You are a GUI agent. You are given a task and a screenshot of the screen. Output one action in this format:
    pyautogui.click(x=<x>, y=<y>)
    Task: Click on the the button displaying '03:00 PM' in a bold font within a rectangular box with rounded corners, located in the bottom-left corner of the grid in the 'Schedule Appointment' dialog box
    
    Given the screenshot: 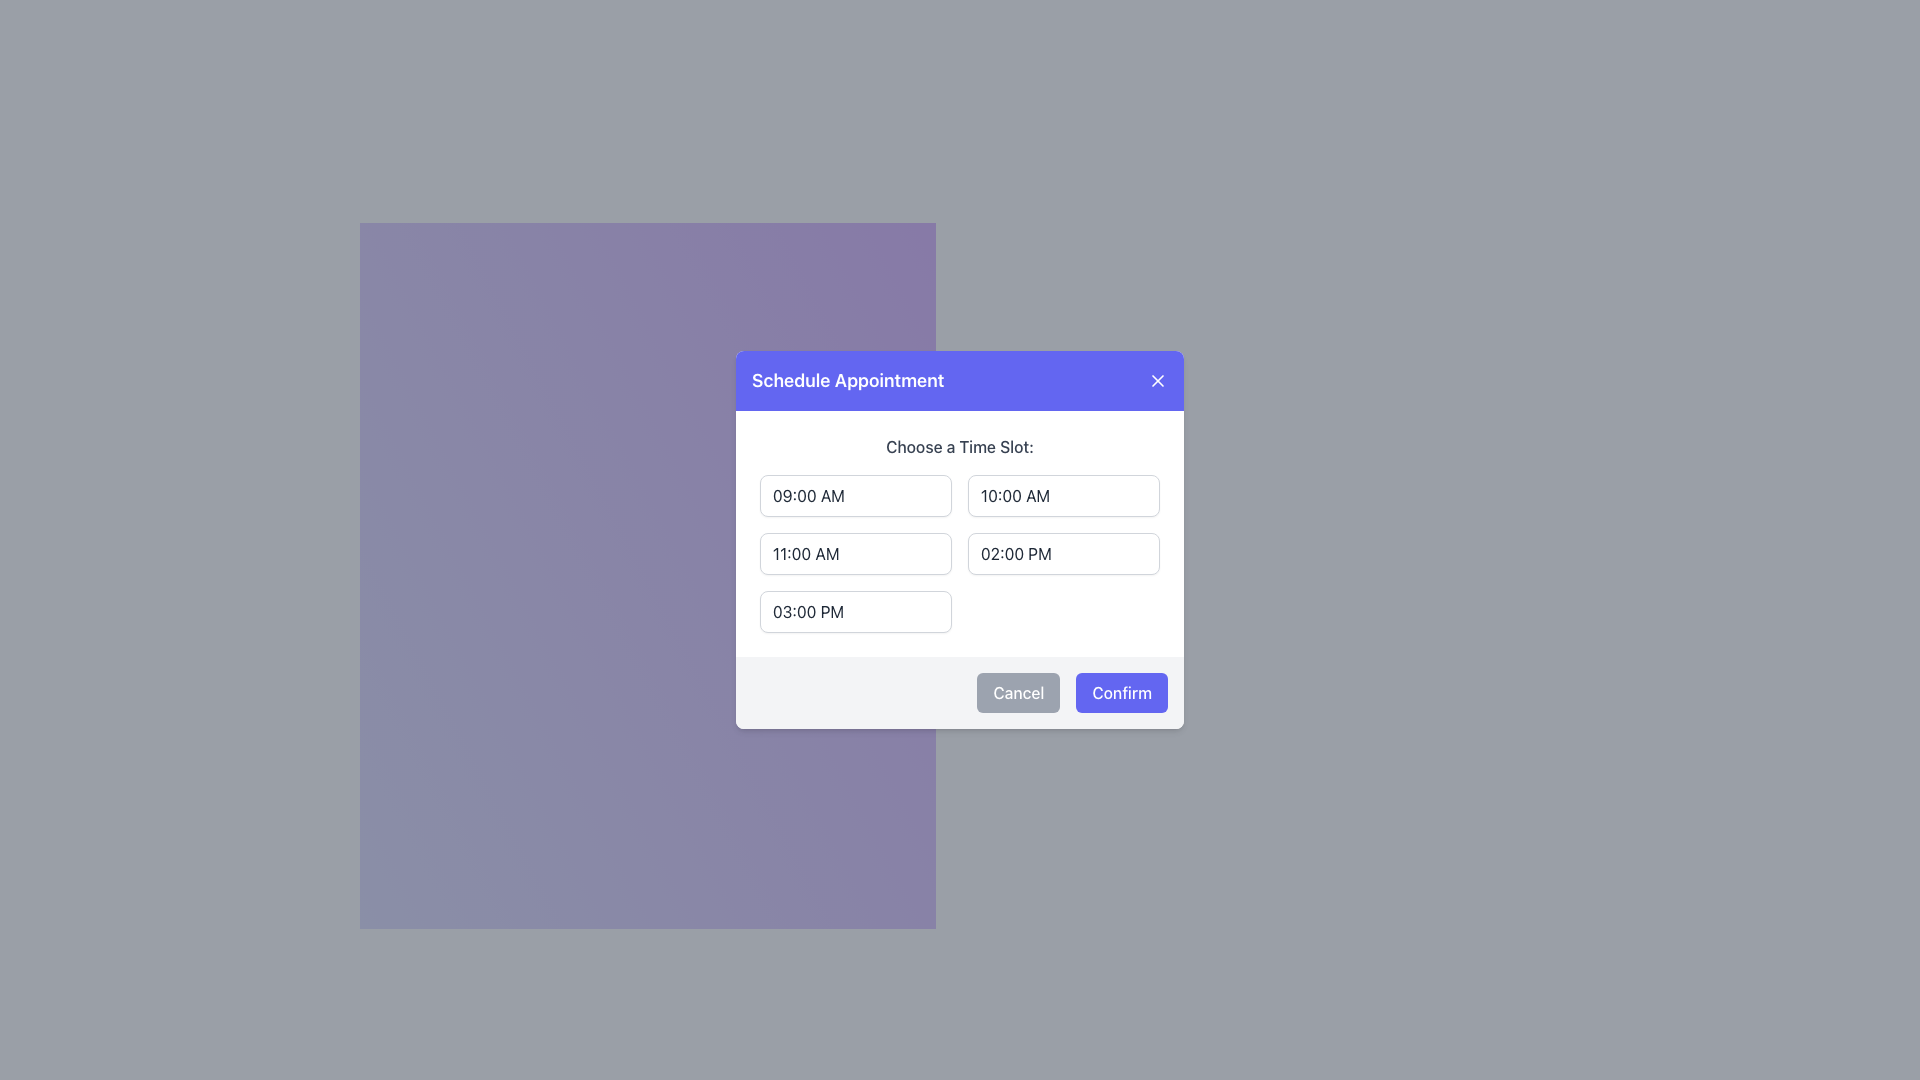 What is the action you would take?
    pyautogui.click(x=855, y=611)
    